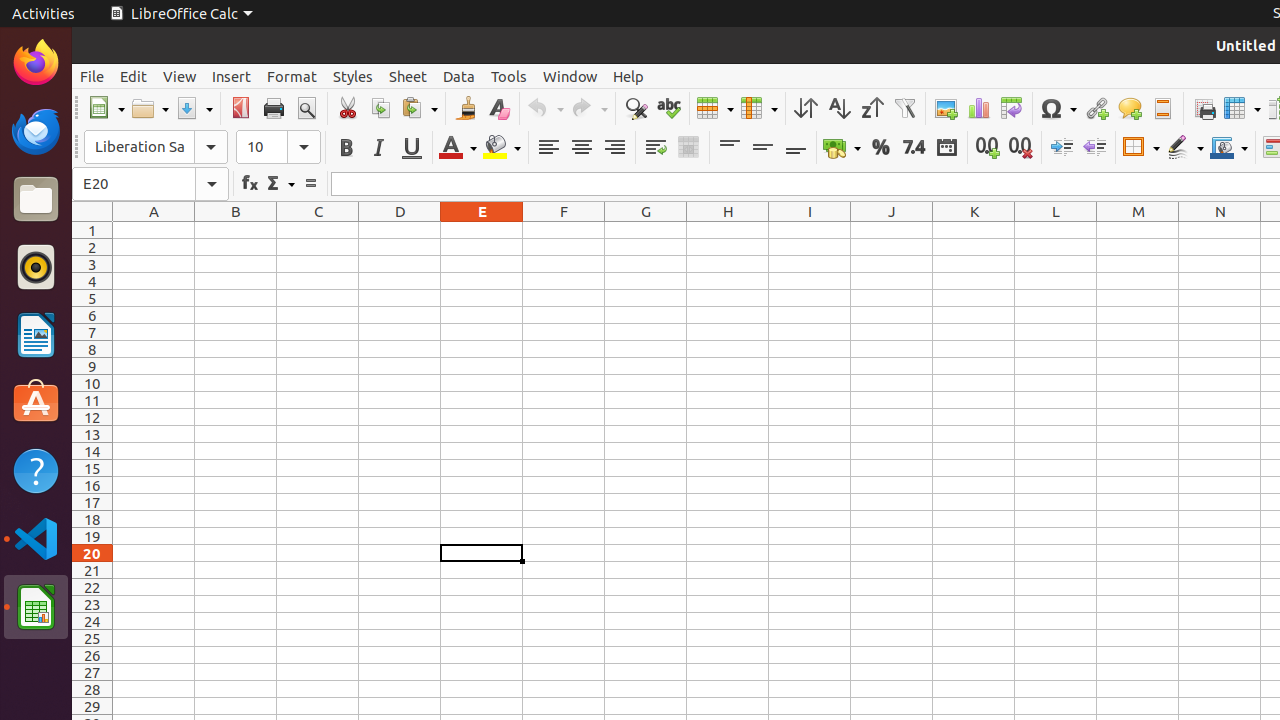 Image resolution: width=1280 pixels, height=720 pixels. What do you see at coordinates (871, 108) in the screenshot?
I see `'Sort Descending'` at bounding box center [871, 108].